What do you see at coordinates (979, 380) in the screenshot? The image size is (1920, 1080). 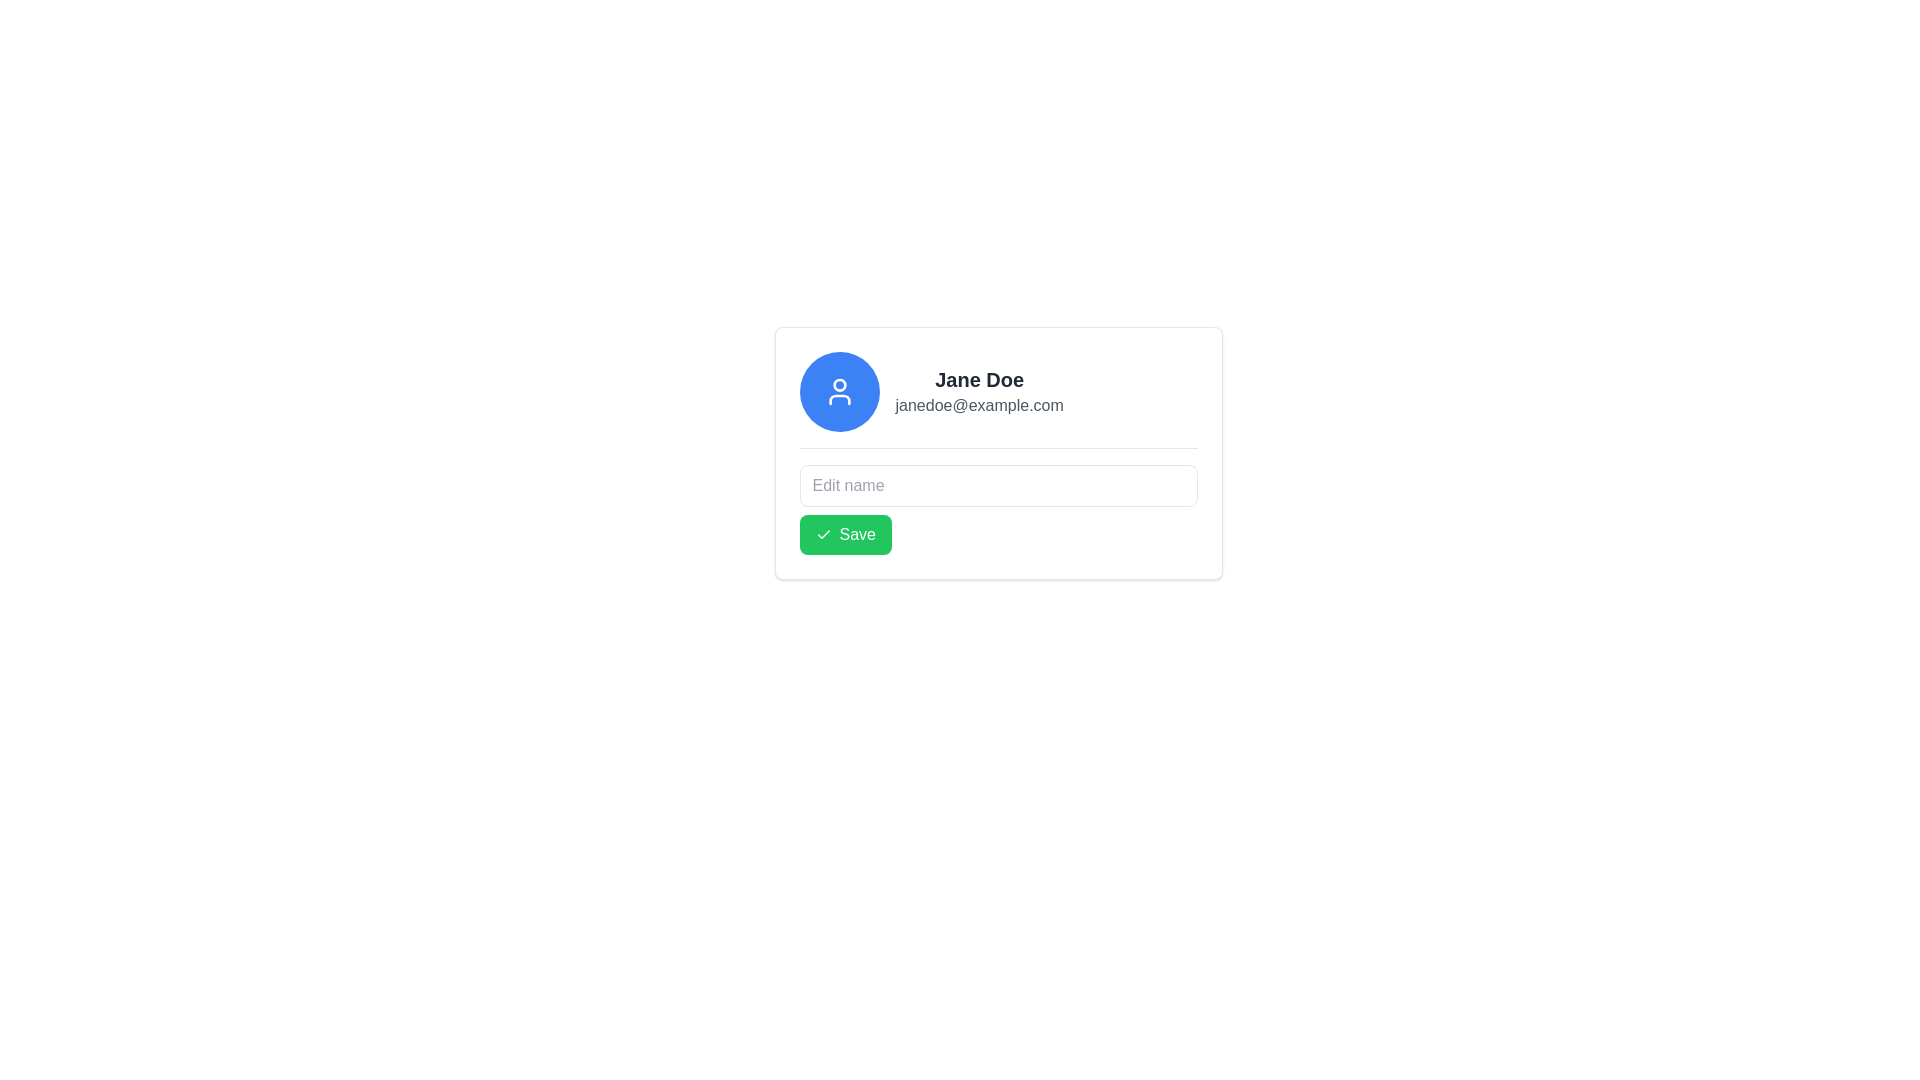 I see `the static text label displaying the user's full name, located at the top center of the card-like layout, to the right of the circular avatar icon` at bounding box center [979, 380].